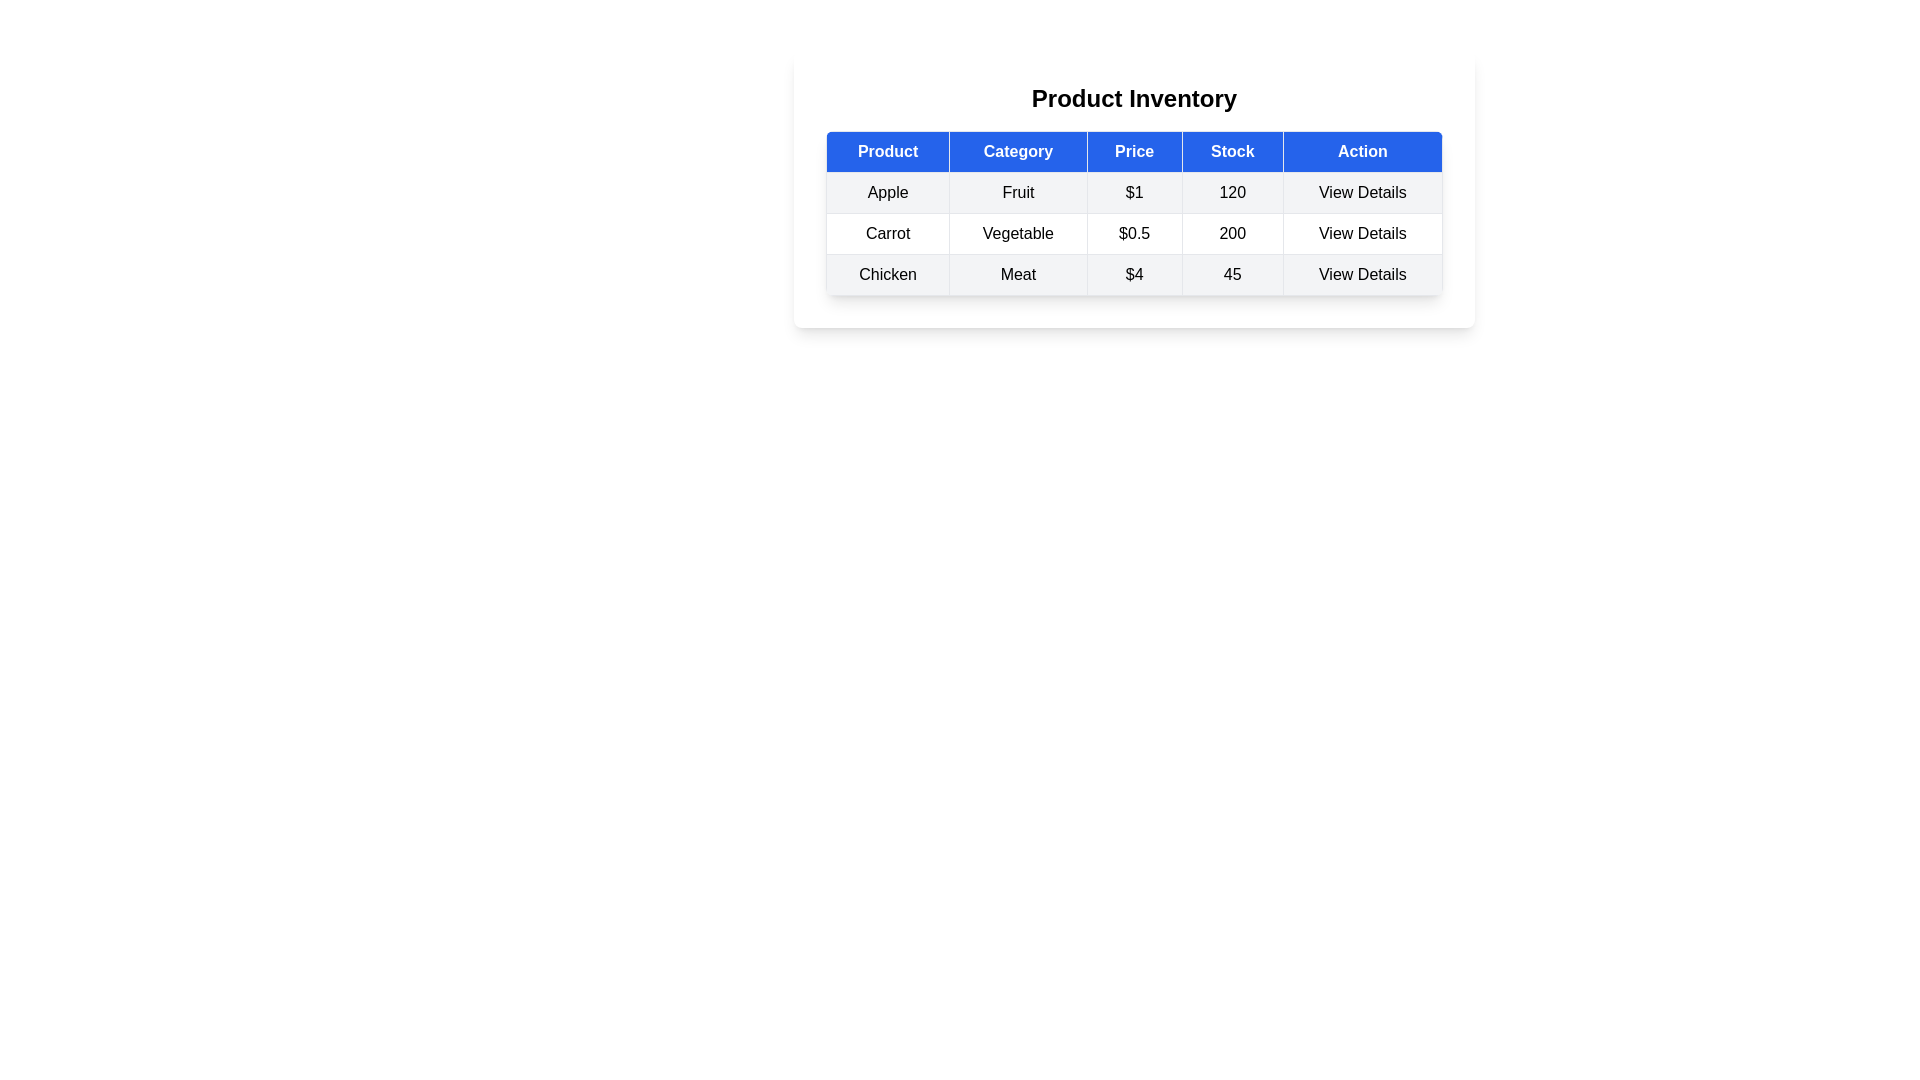 The image size is (1920, 1080). What do you see at coordinates (1231, 150) in the screenshot?
I see `the column header Stock to inspect it` at bounding box center [1231, 150].